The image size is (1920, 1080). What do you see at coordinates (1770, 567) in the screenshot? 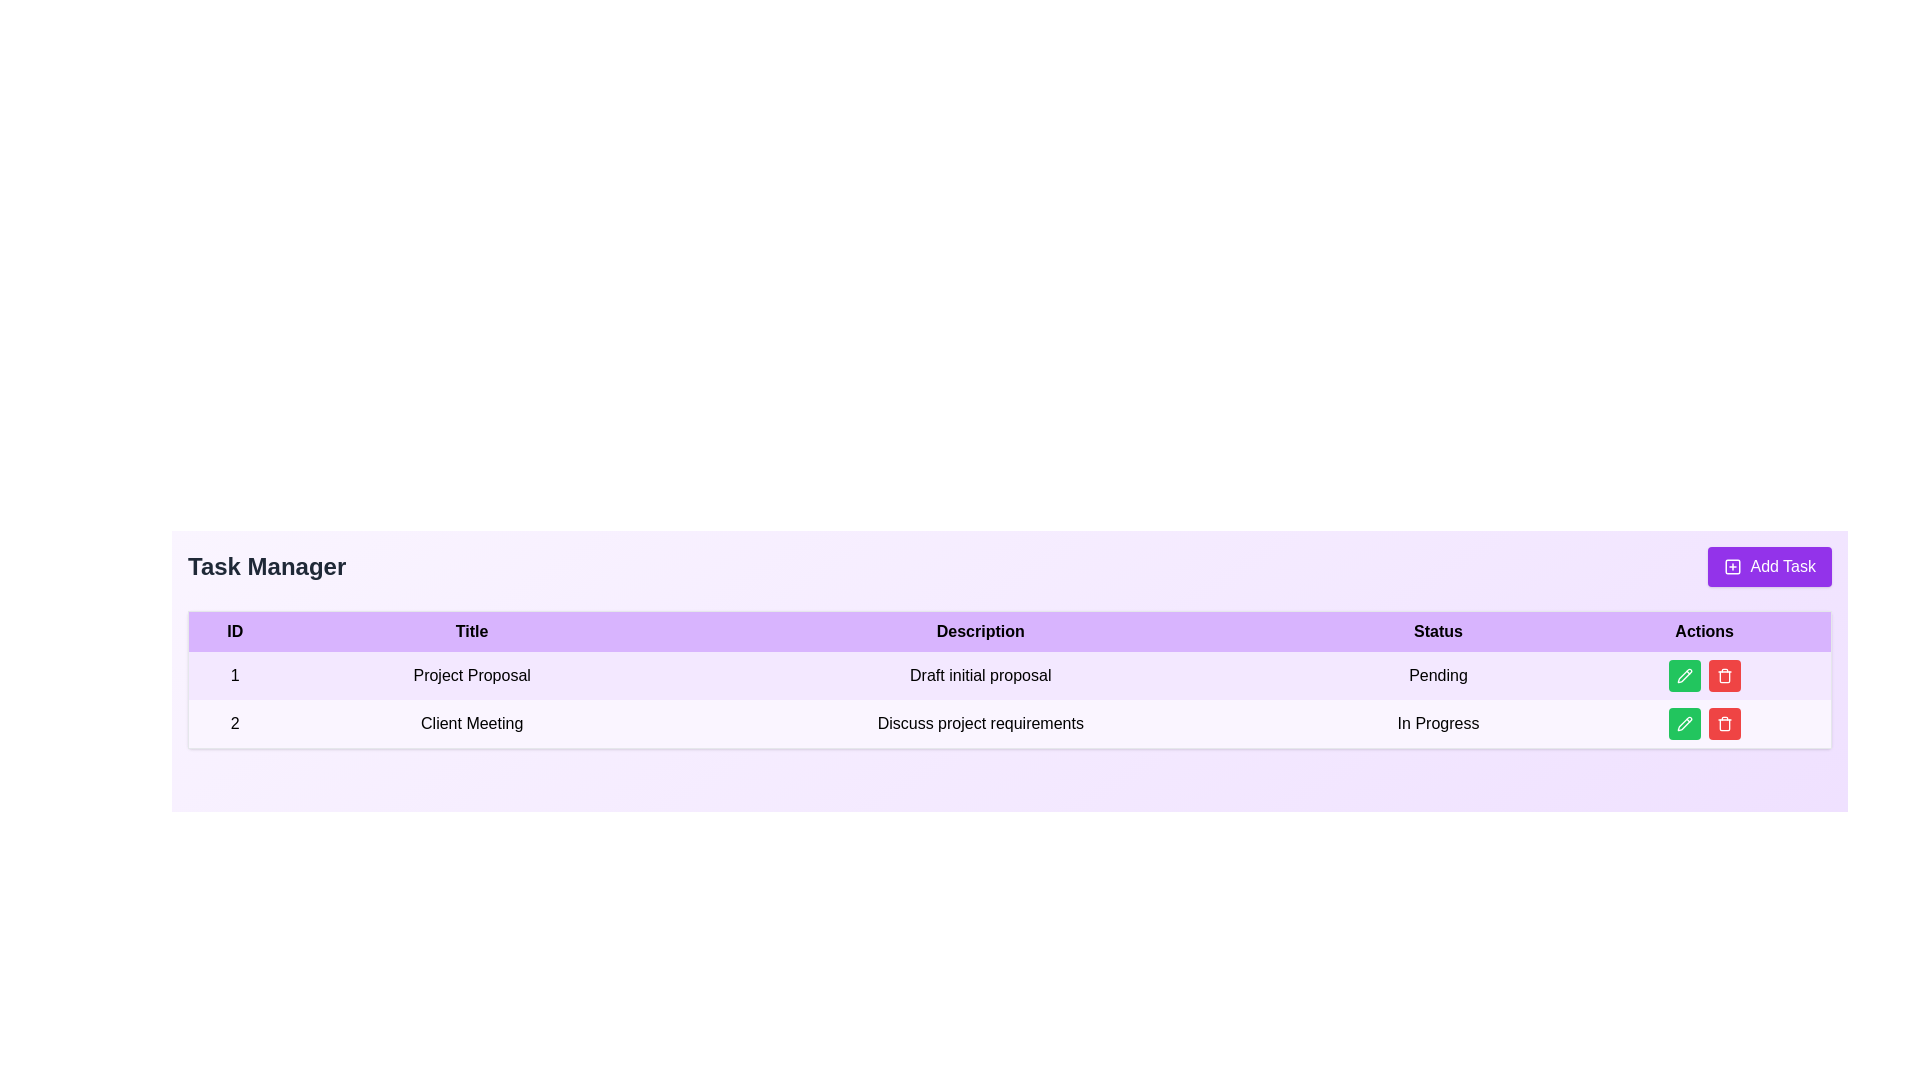
I see `the purple 'Add Task' button with a white outlined 'plus' icon in the top-right corner of the 'Task Manager' section` at bounding box center [1770, 567].